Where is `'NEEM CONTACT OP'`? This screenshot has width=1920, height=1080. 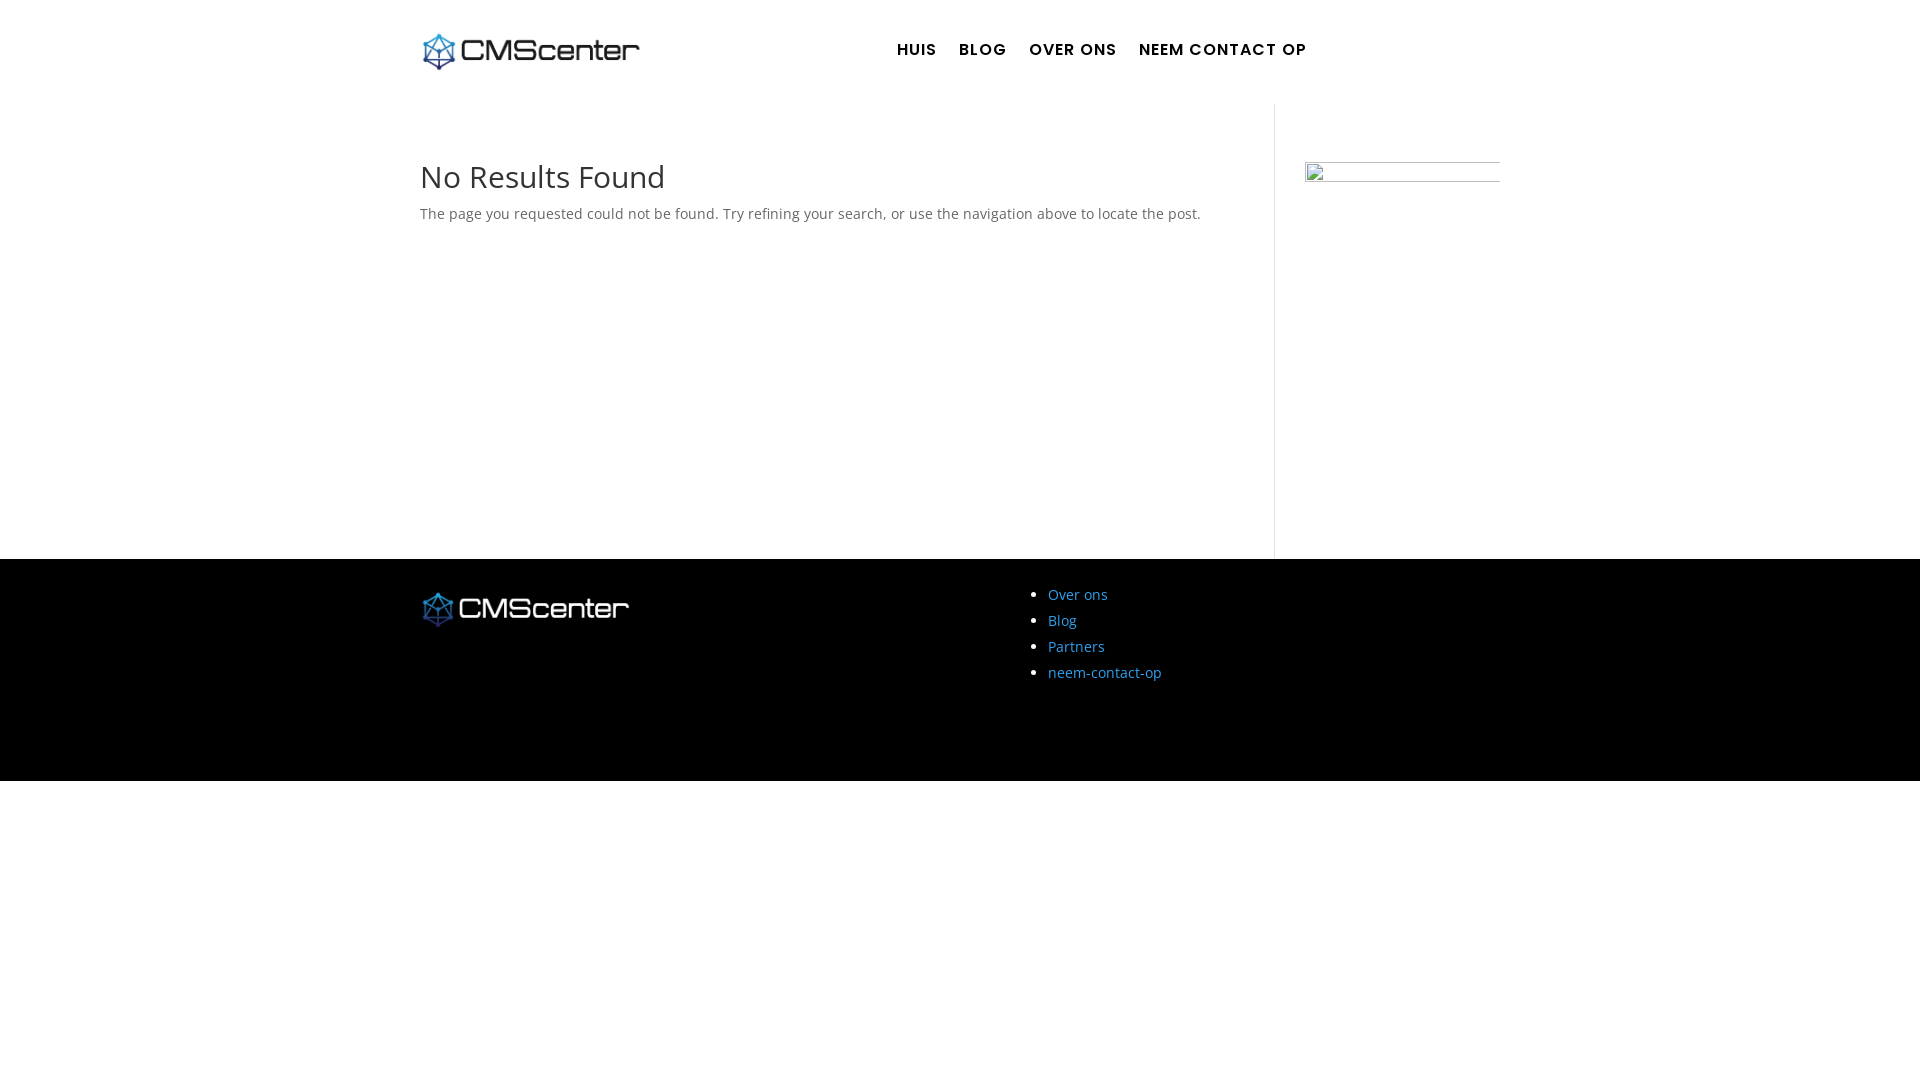
'NEEM CONTACT OP' is located at coordinates (1222, 53).